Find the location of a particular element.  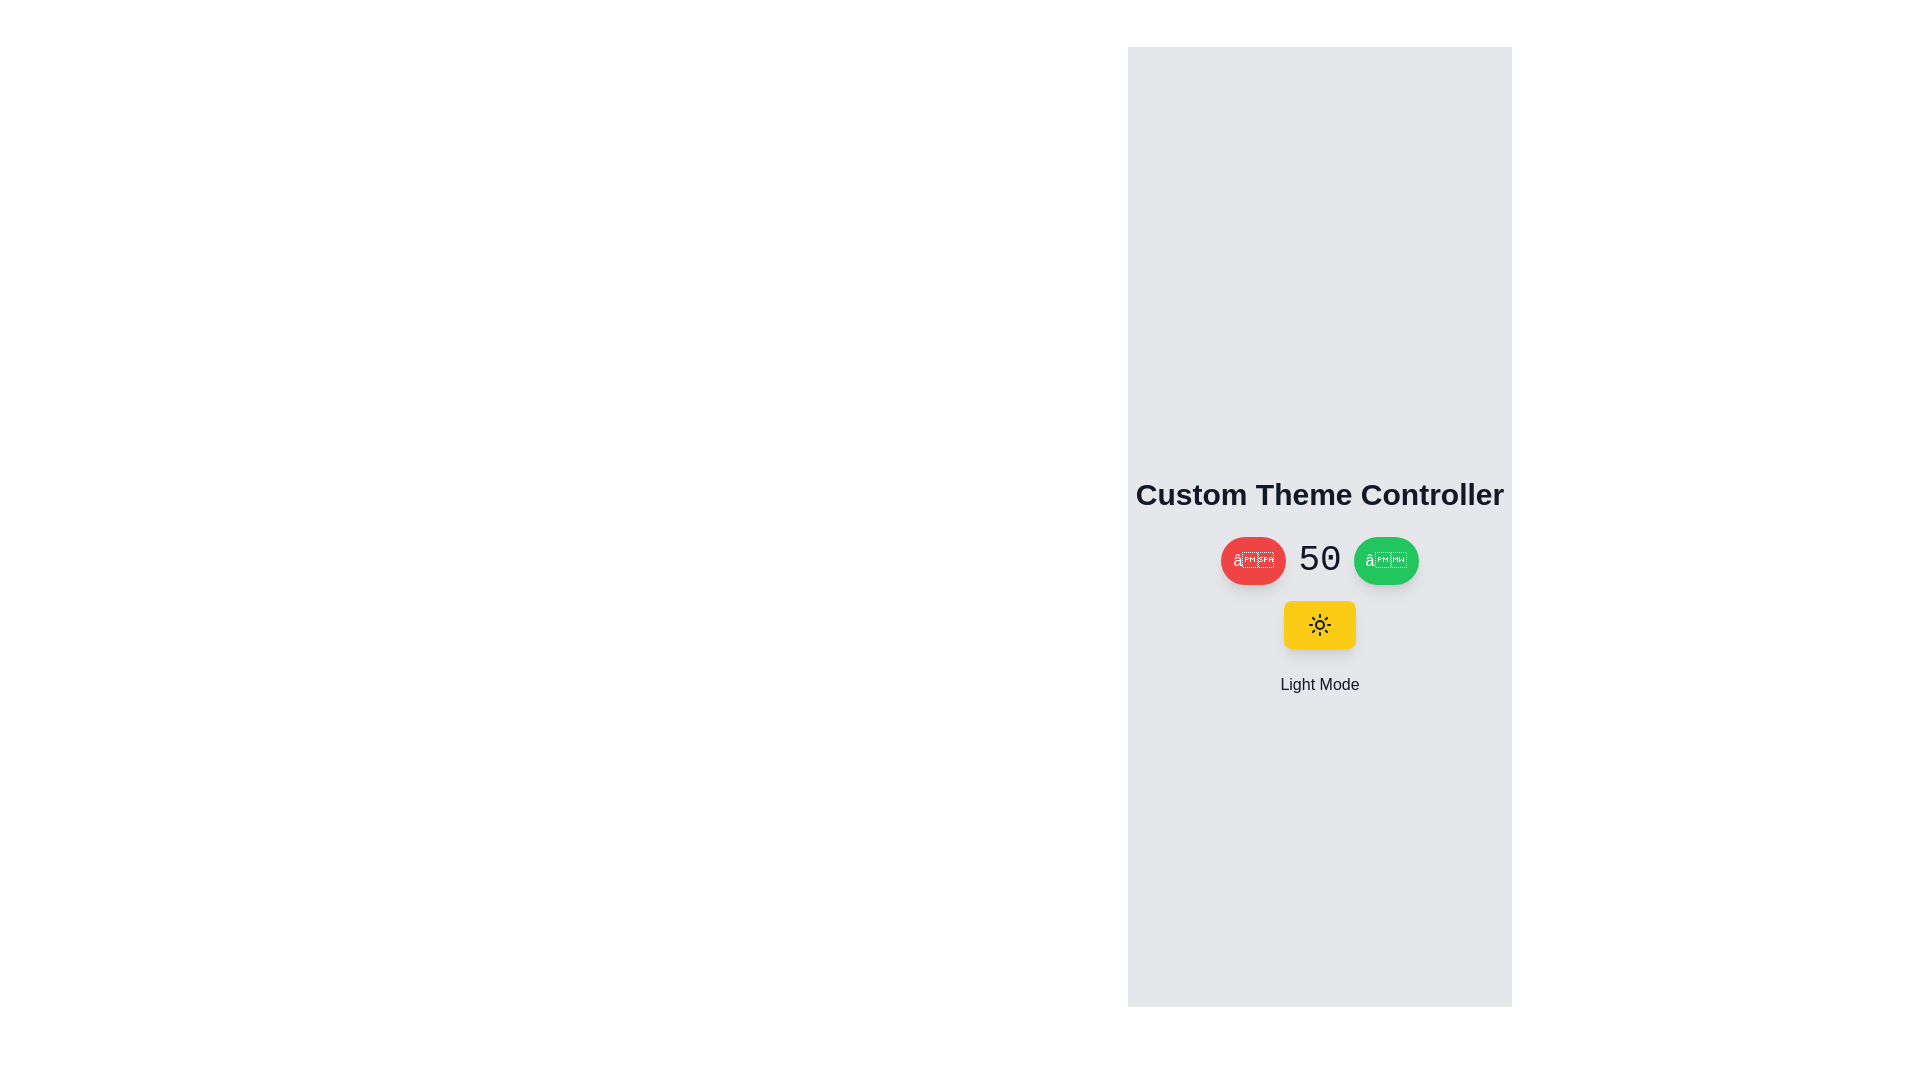

the numeric display text showing '50' styled as 'text-4xl', positioned between a red button on the left and a green button on the right is located at coordinates (1320, 560).